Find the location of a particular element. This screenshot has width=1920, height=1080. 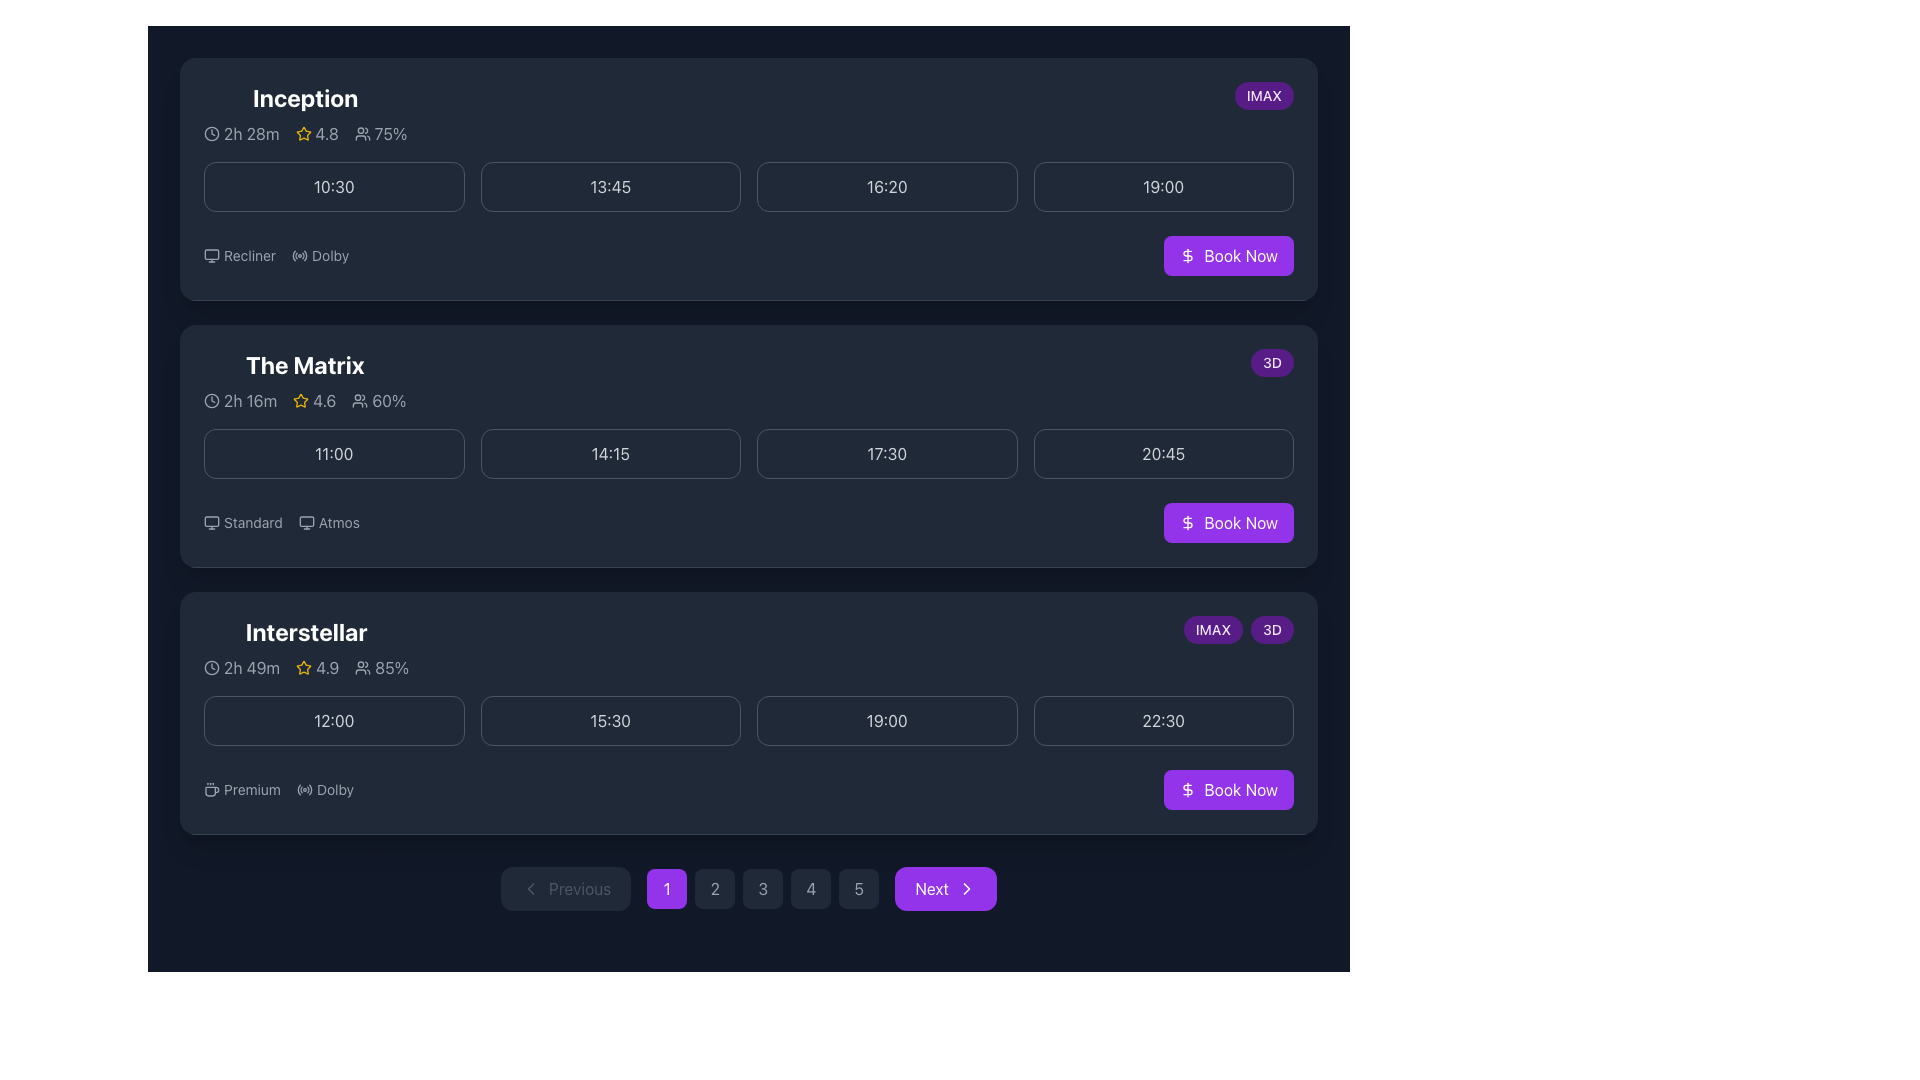

the individual button representing a movie showtime in the grid located under the 'Interstellar' section is located at coordinates (747, 721).